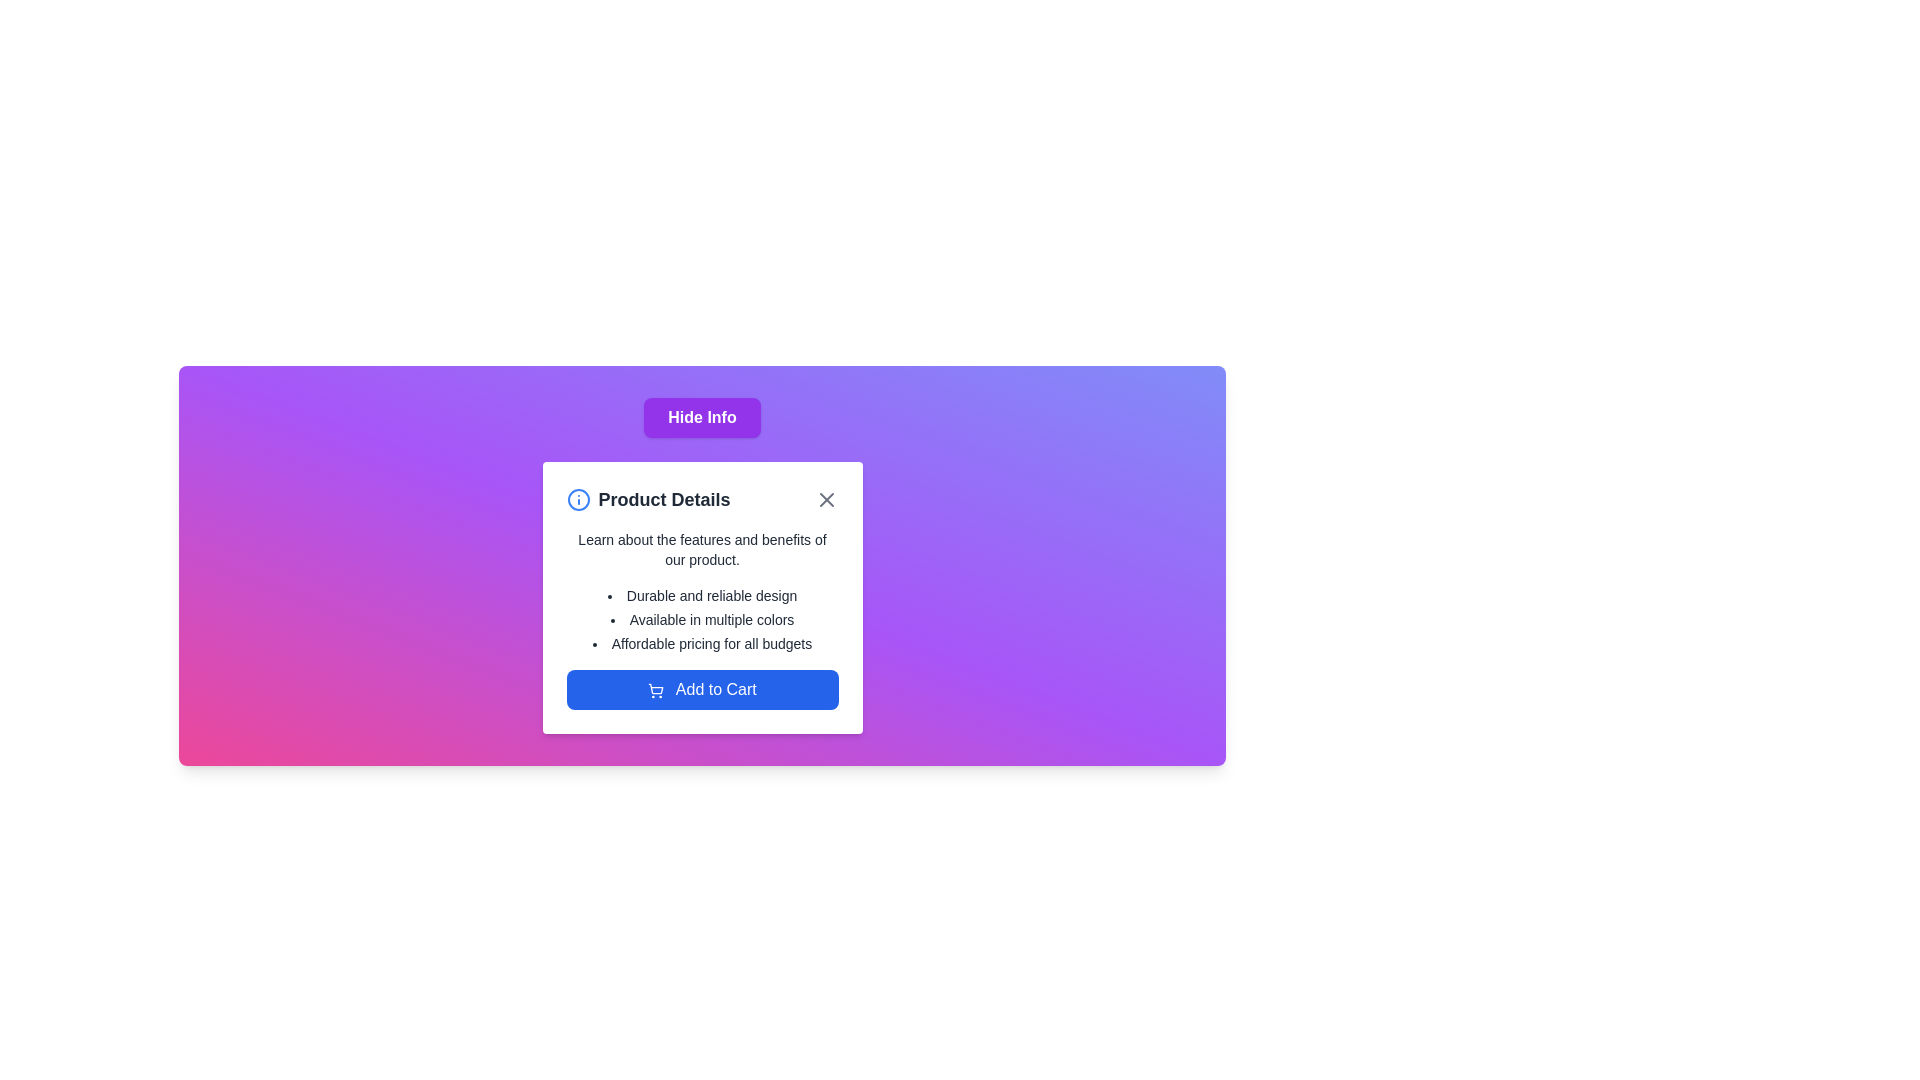 The height and width of the screenshot is (1080, 1920). What do you see at coordinates (702, 619) in the screenshot?
I see `the text 'Available in multiple colors' which is the second item in a bulleted list inside the 'Product Details' dialogue box` at bounding box center [702, 619].